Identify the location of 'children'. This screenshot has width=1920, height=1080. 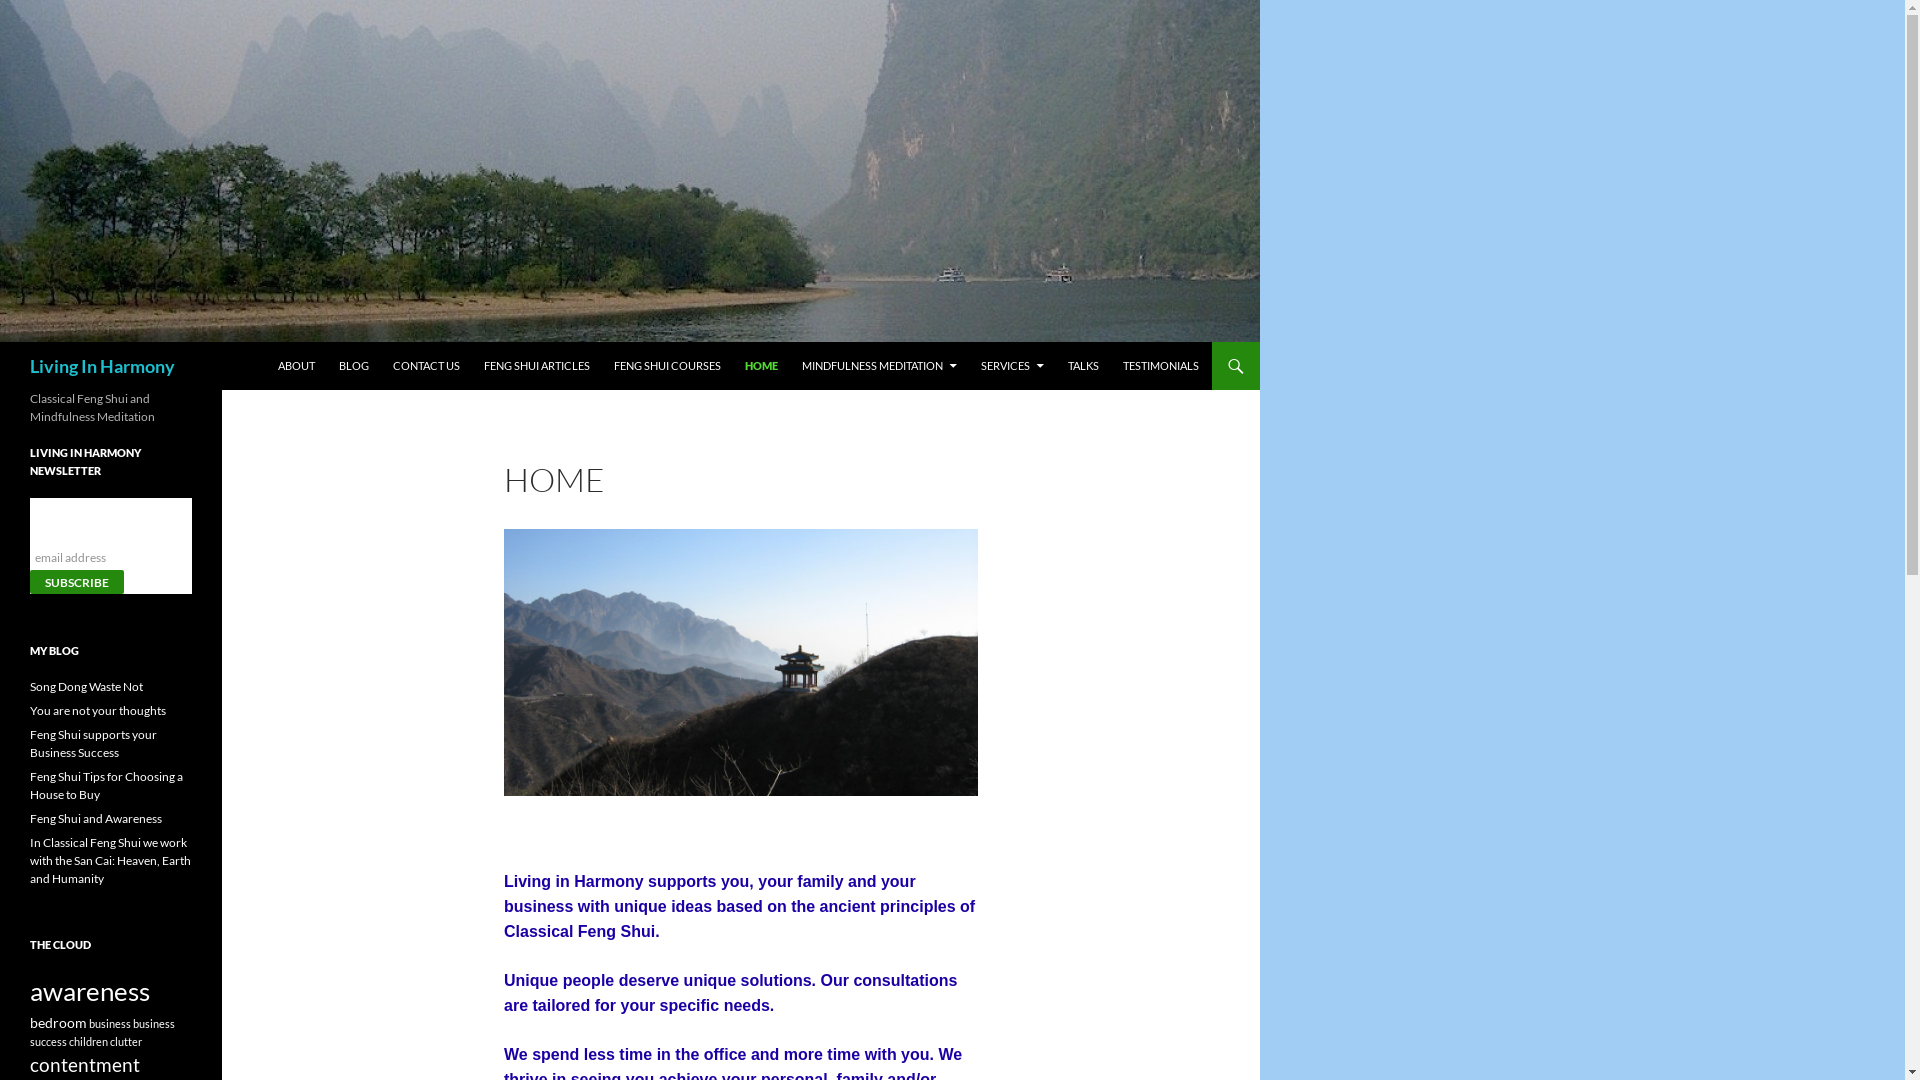
(87, 1040).